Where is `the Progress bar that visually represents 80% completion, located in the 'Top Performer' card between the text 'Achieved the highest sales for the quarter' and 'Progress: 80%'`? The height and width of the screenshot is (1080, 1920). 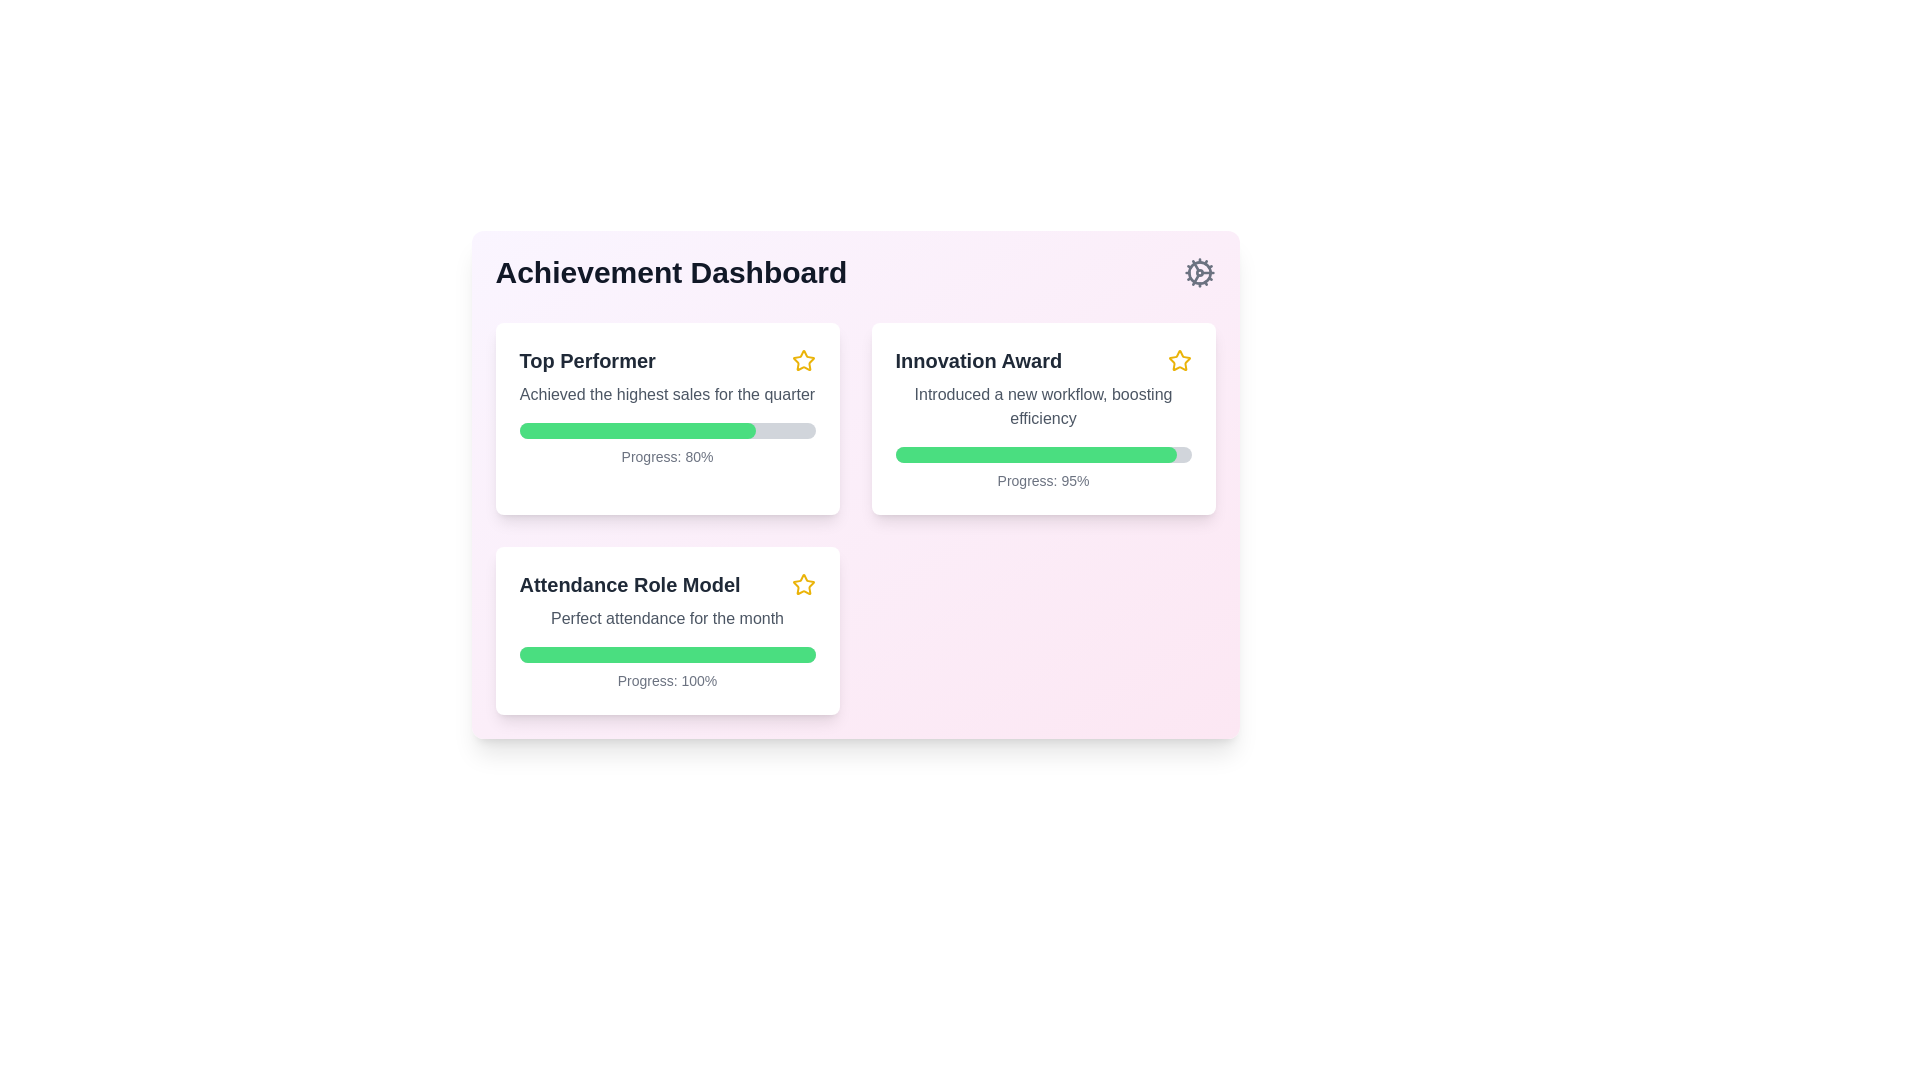 the Progress bar that visually represents 80% completion, located in the 'Top Performer' card between the text 'Achieved the highest sales for the quarter' and 'Progress: 80%' is located at coordinates (667, 430).